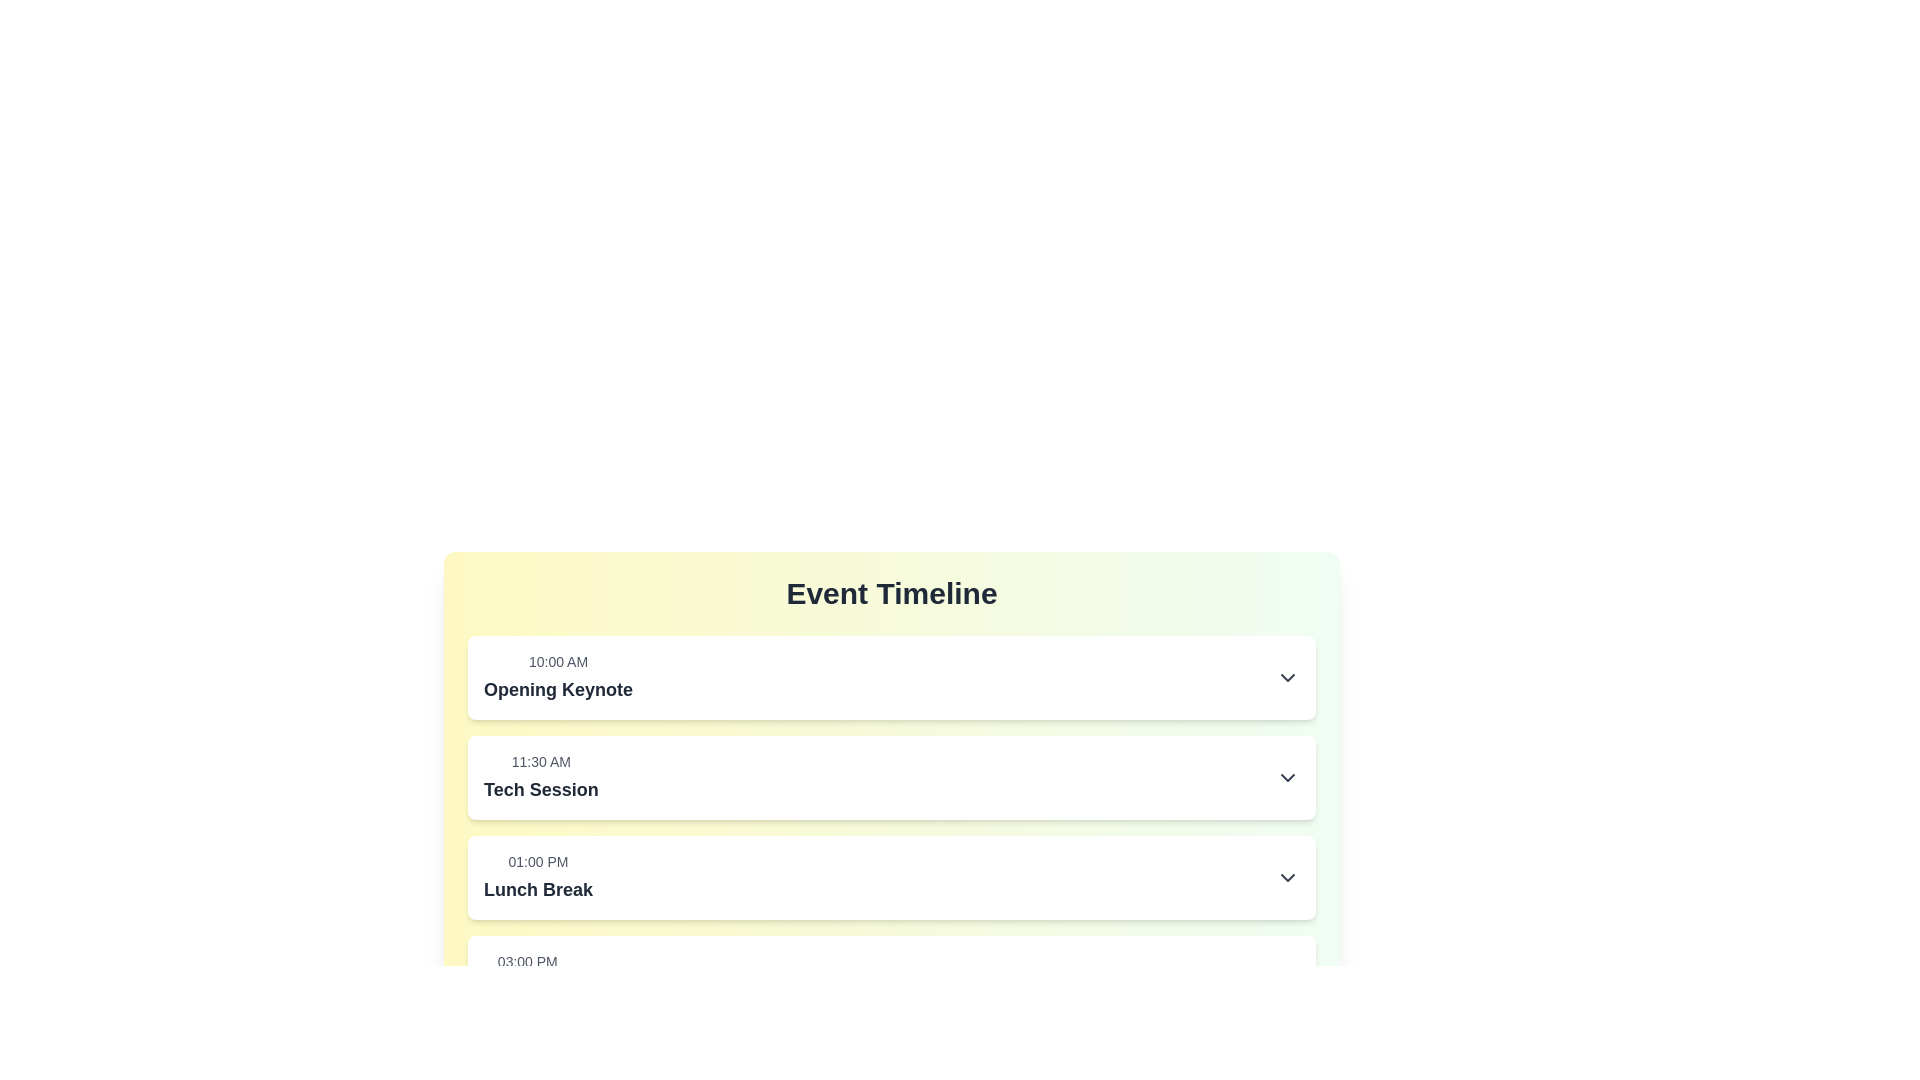 This screenshot has height=1080, width=1920. What do you see at coordinates (558, 689) in the screenshot?
I see `the text label representing the title of an event session scheduled at the given time in the timeline, located below the '10:00 AM' time label in the second card of the 'Event Timeline' section` at bounding box center [558, 689].